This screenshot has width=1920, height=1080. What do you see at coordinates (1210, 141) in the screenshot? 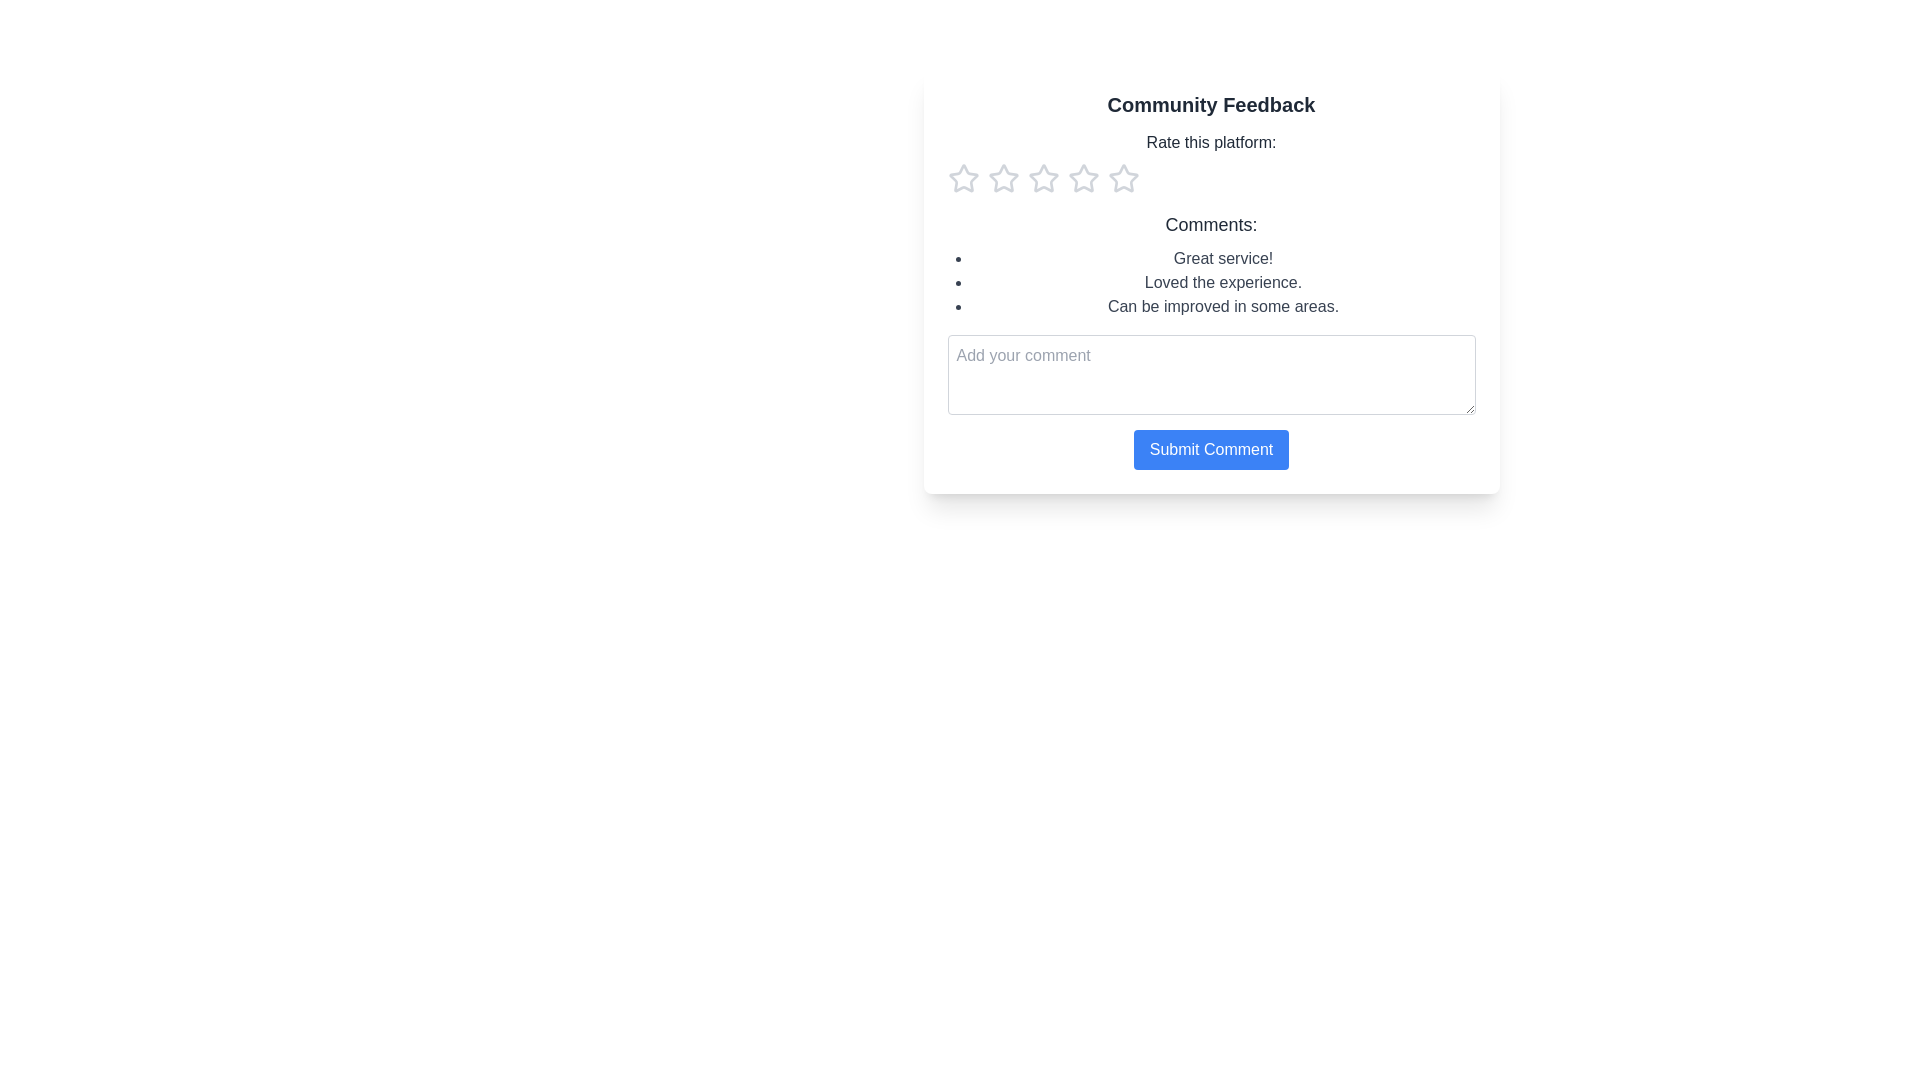
I see `the text label that displays 'Rate this platform:' which is positioned above the star icons in the feedback form section` at bounding box center [1210, 141].